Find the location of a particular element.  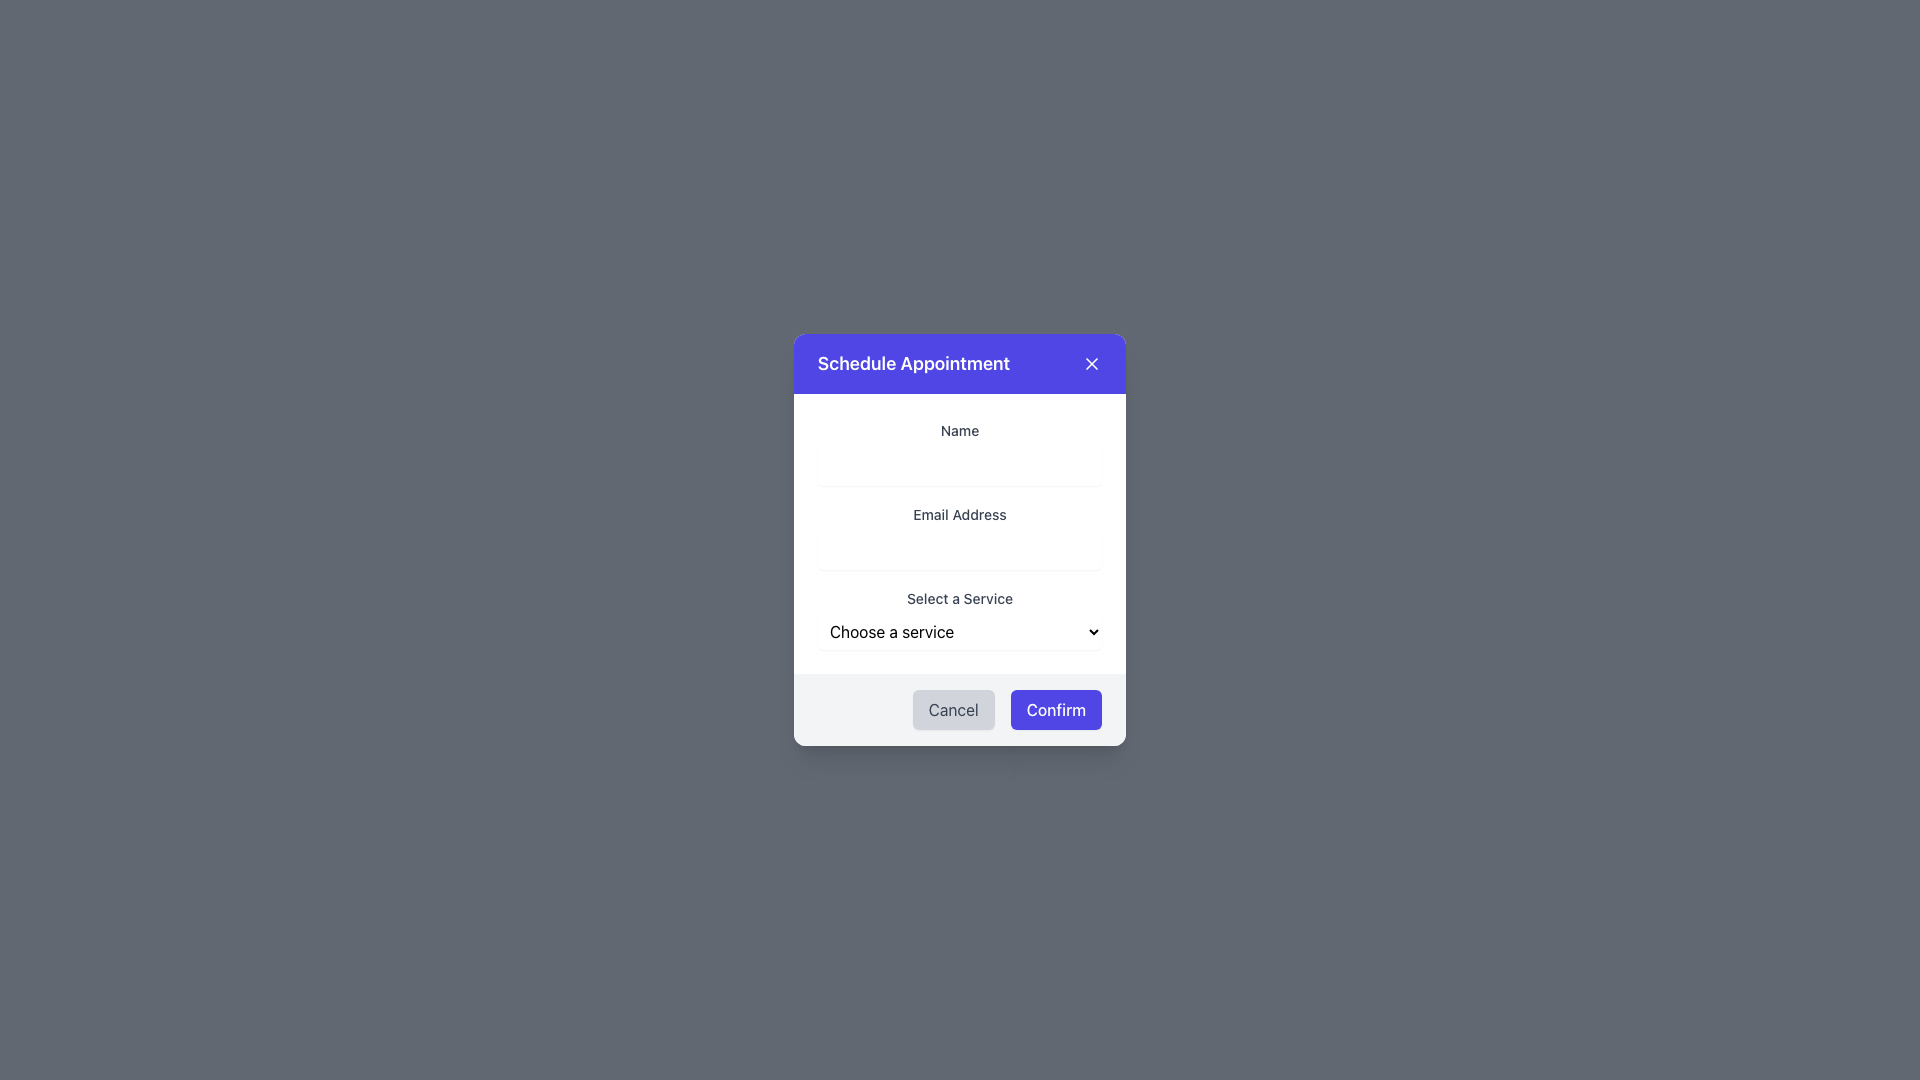

the close button located in the top-right corner of the indigo header bar of the 'Schedule Appointment' modal is located at coordinates (1091, 363).